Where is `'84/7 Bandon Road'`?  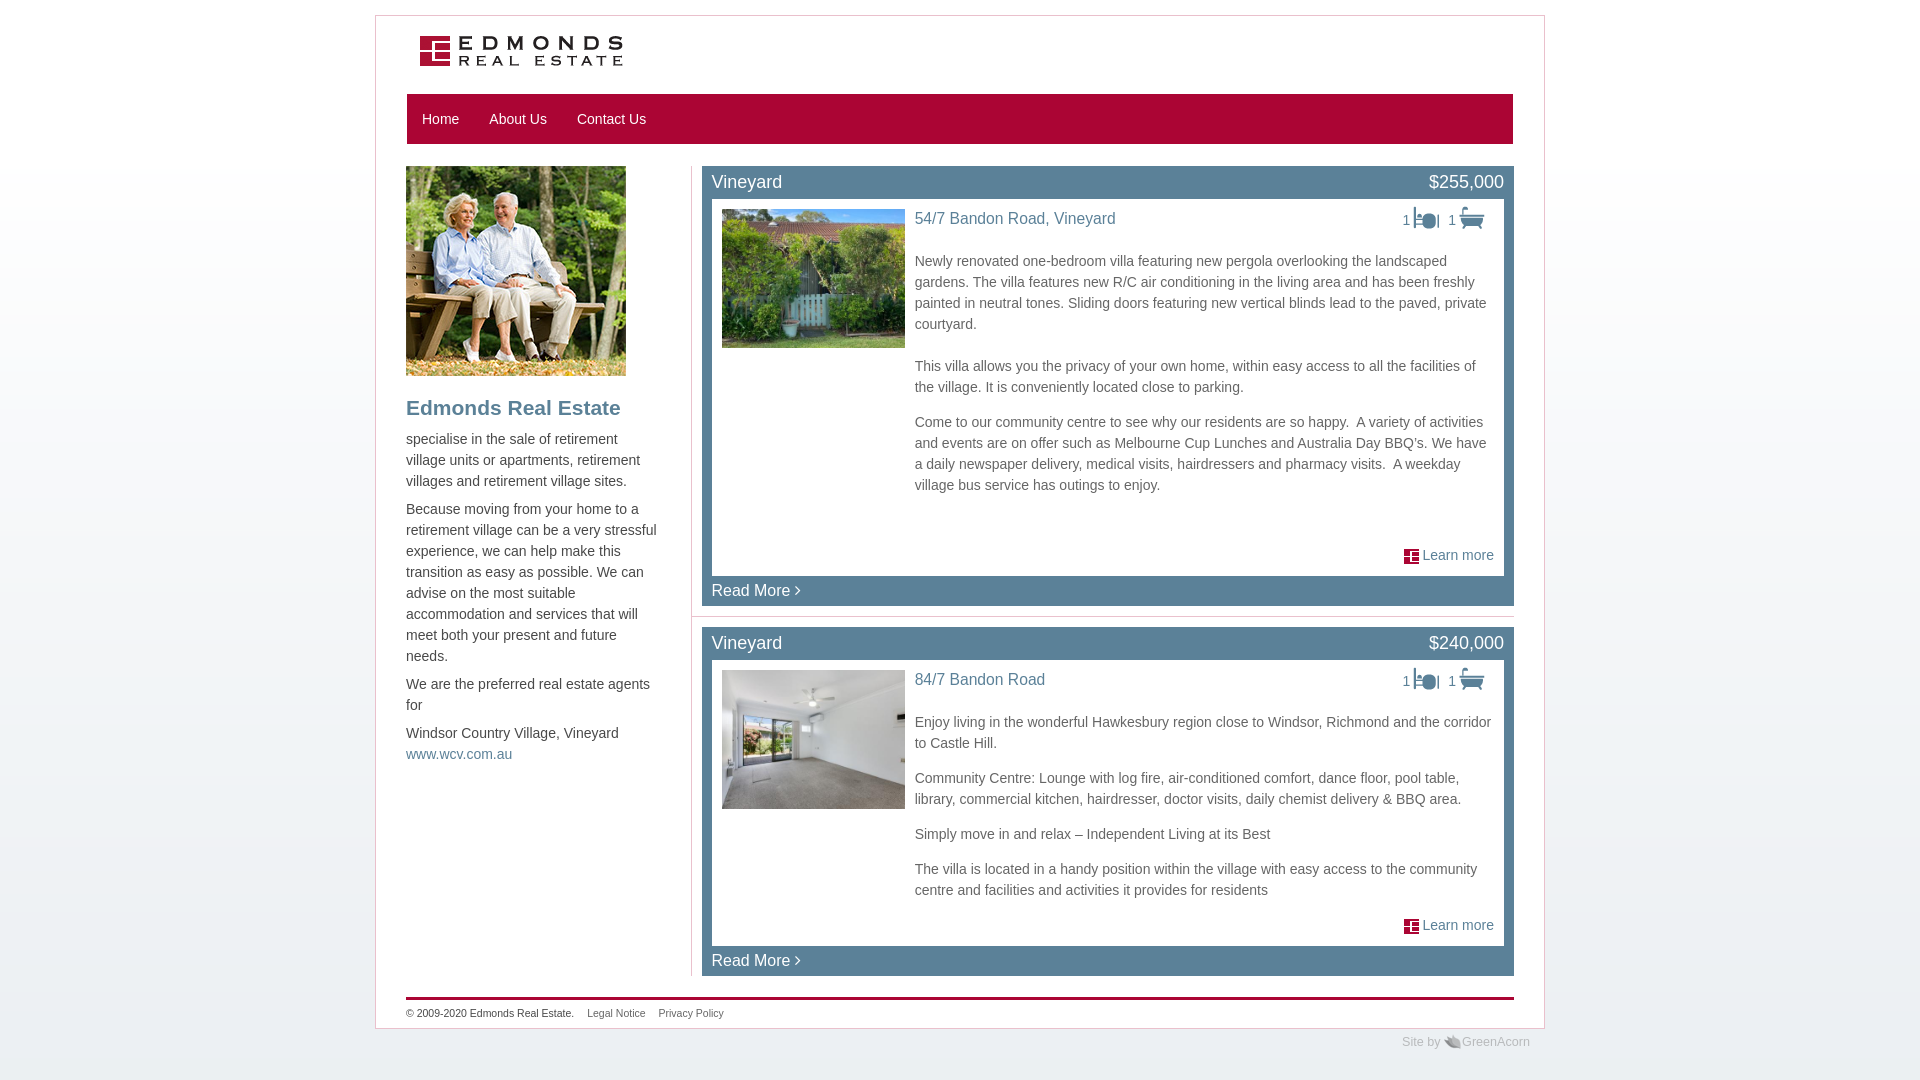
'84/7 Bandon Road' is located at coordinates (980, 678).